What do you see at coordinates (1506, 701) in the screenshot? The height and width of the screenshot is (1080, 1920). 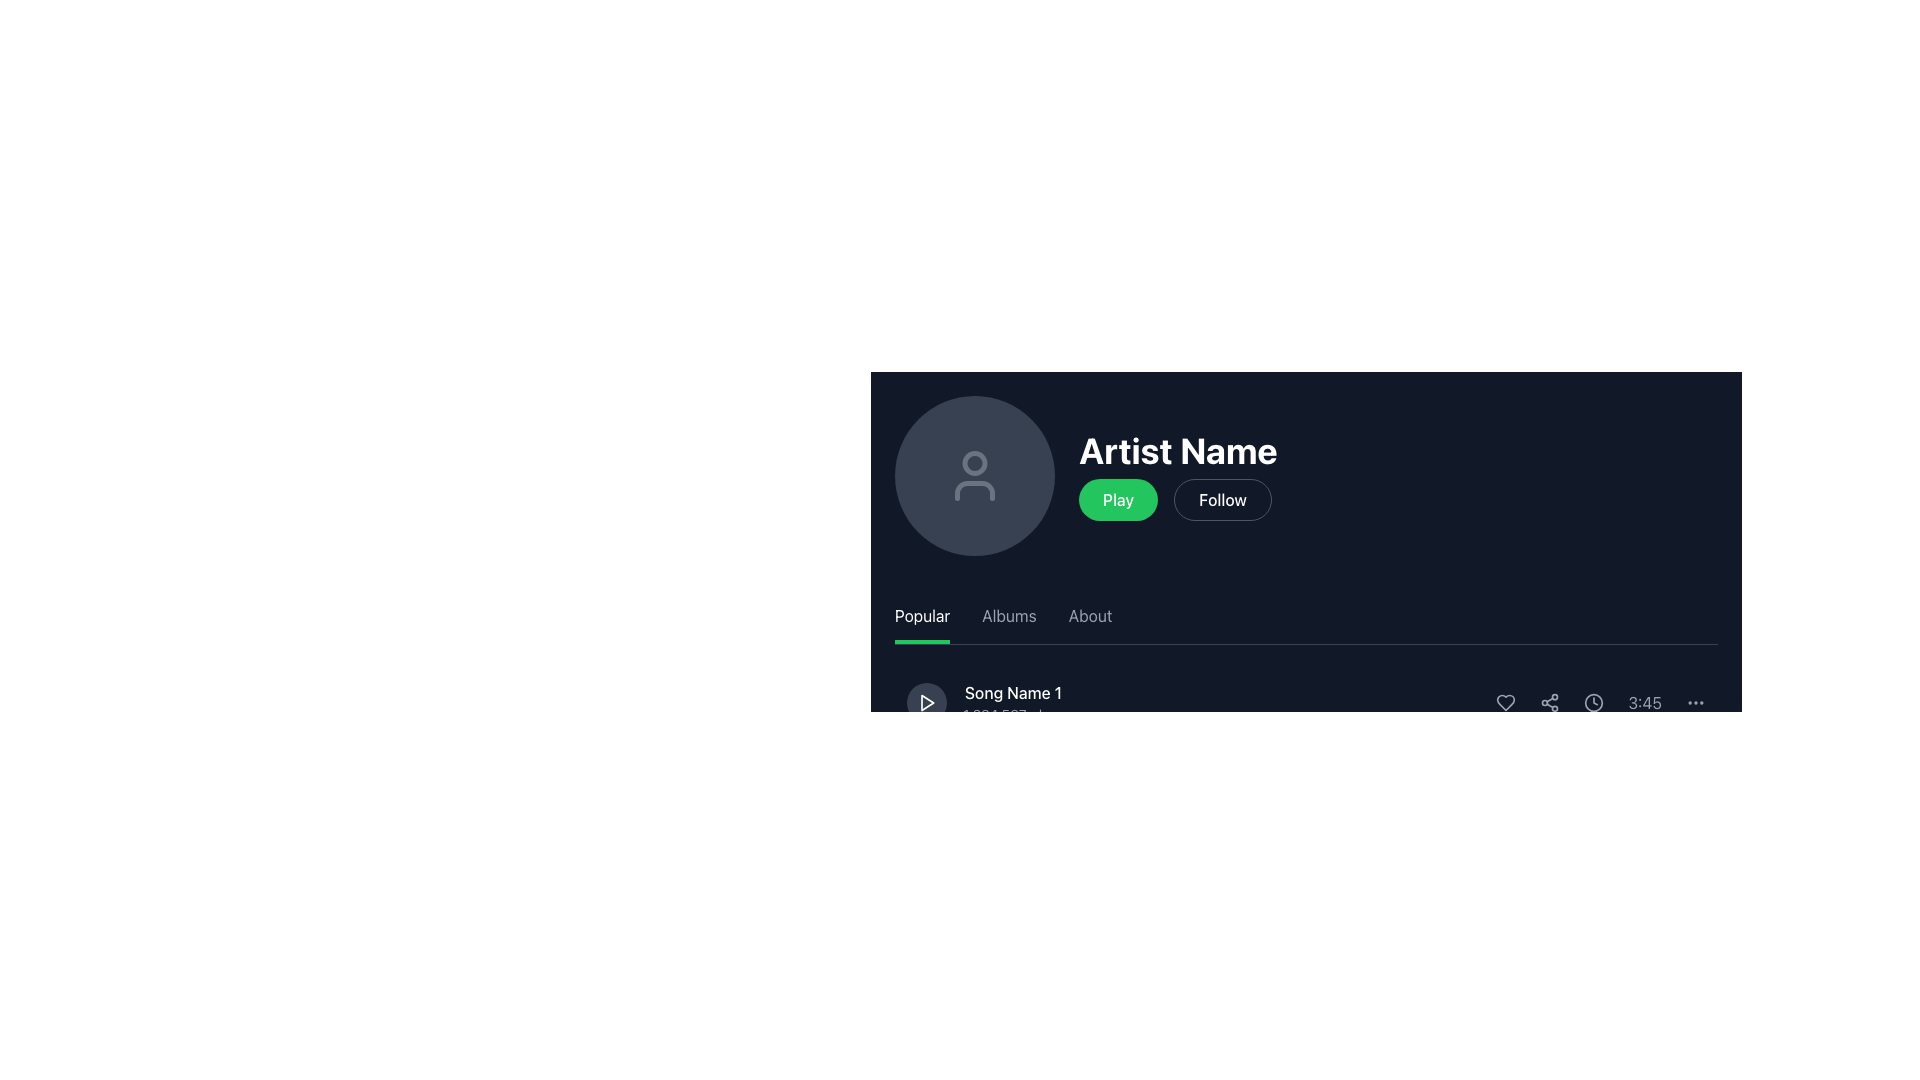 I see `the favorite icon located at the far right of the song listing row to favorite the associated song` at bounding box center [1506, 701].